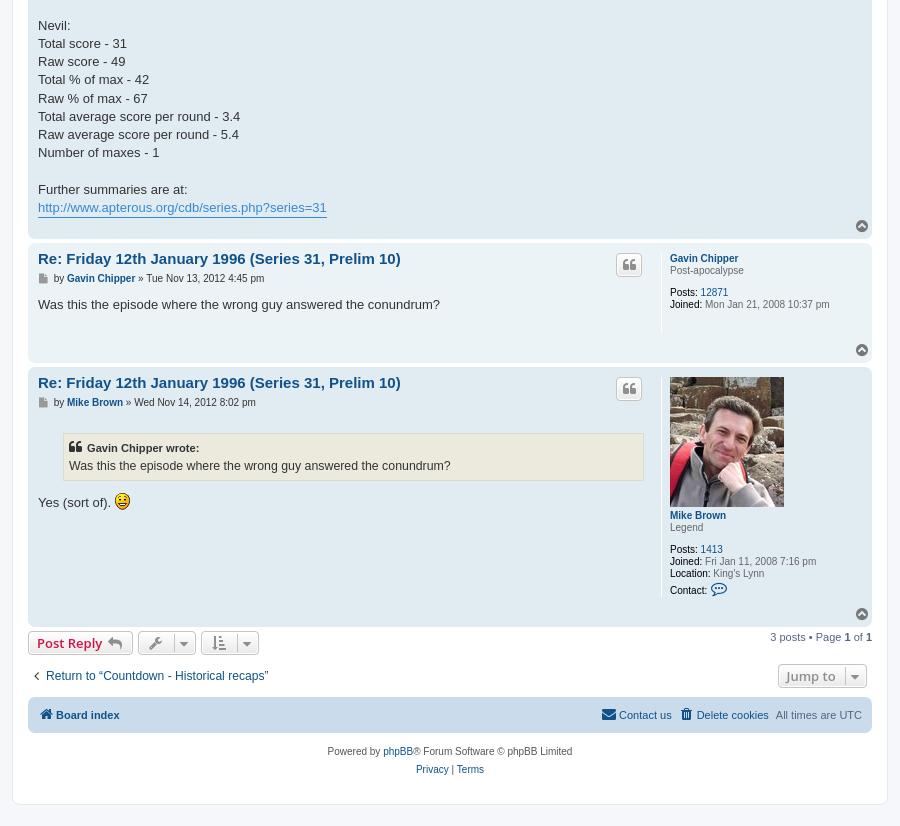  Describe the element at coordinates (74, 502) in the screenshot. I see `'Yes (sort of).'` at that location.